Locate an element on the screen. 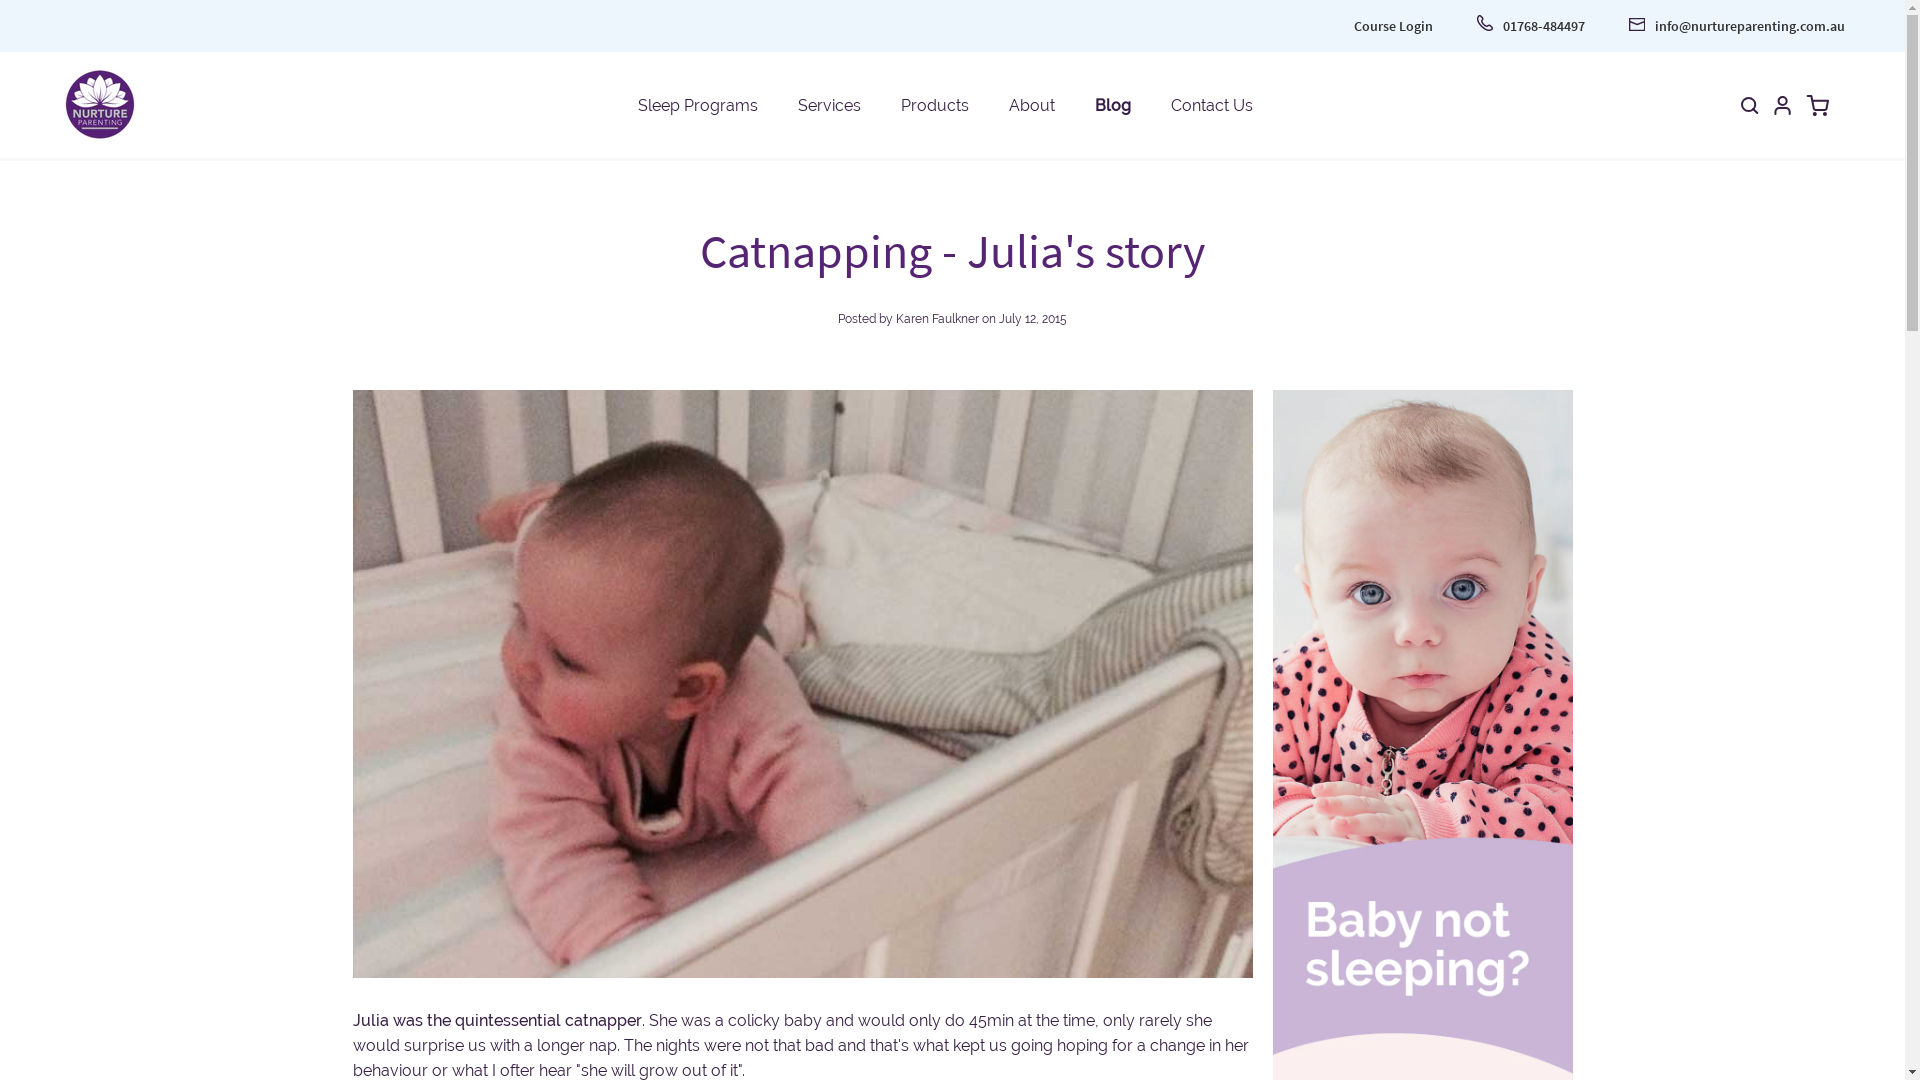 Image resolution: width=1920 pixels, height=1080 pixels. 'About' is located at coordinates (1031, 104).